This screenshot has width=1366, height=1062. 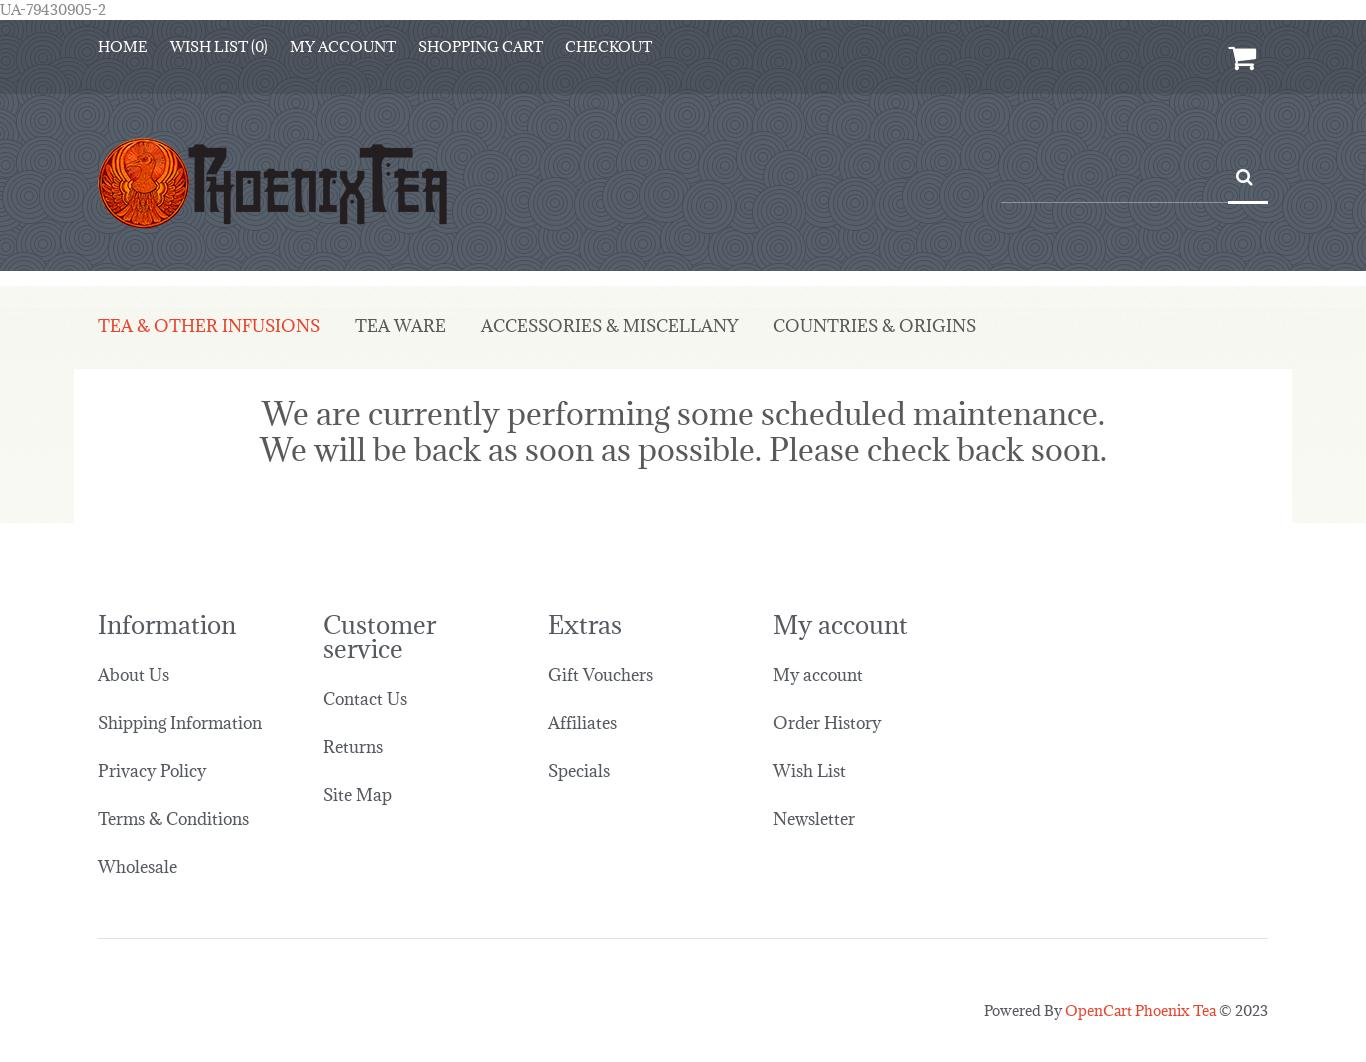 What do you see at coordinates (599, 658) in the screenshot?
I see `'Gift Vouchers'` at bounding box center [599, 658].